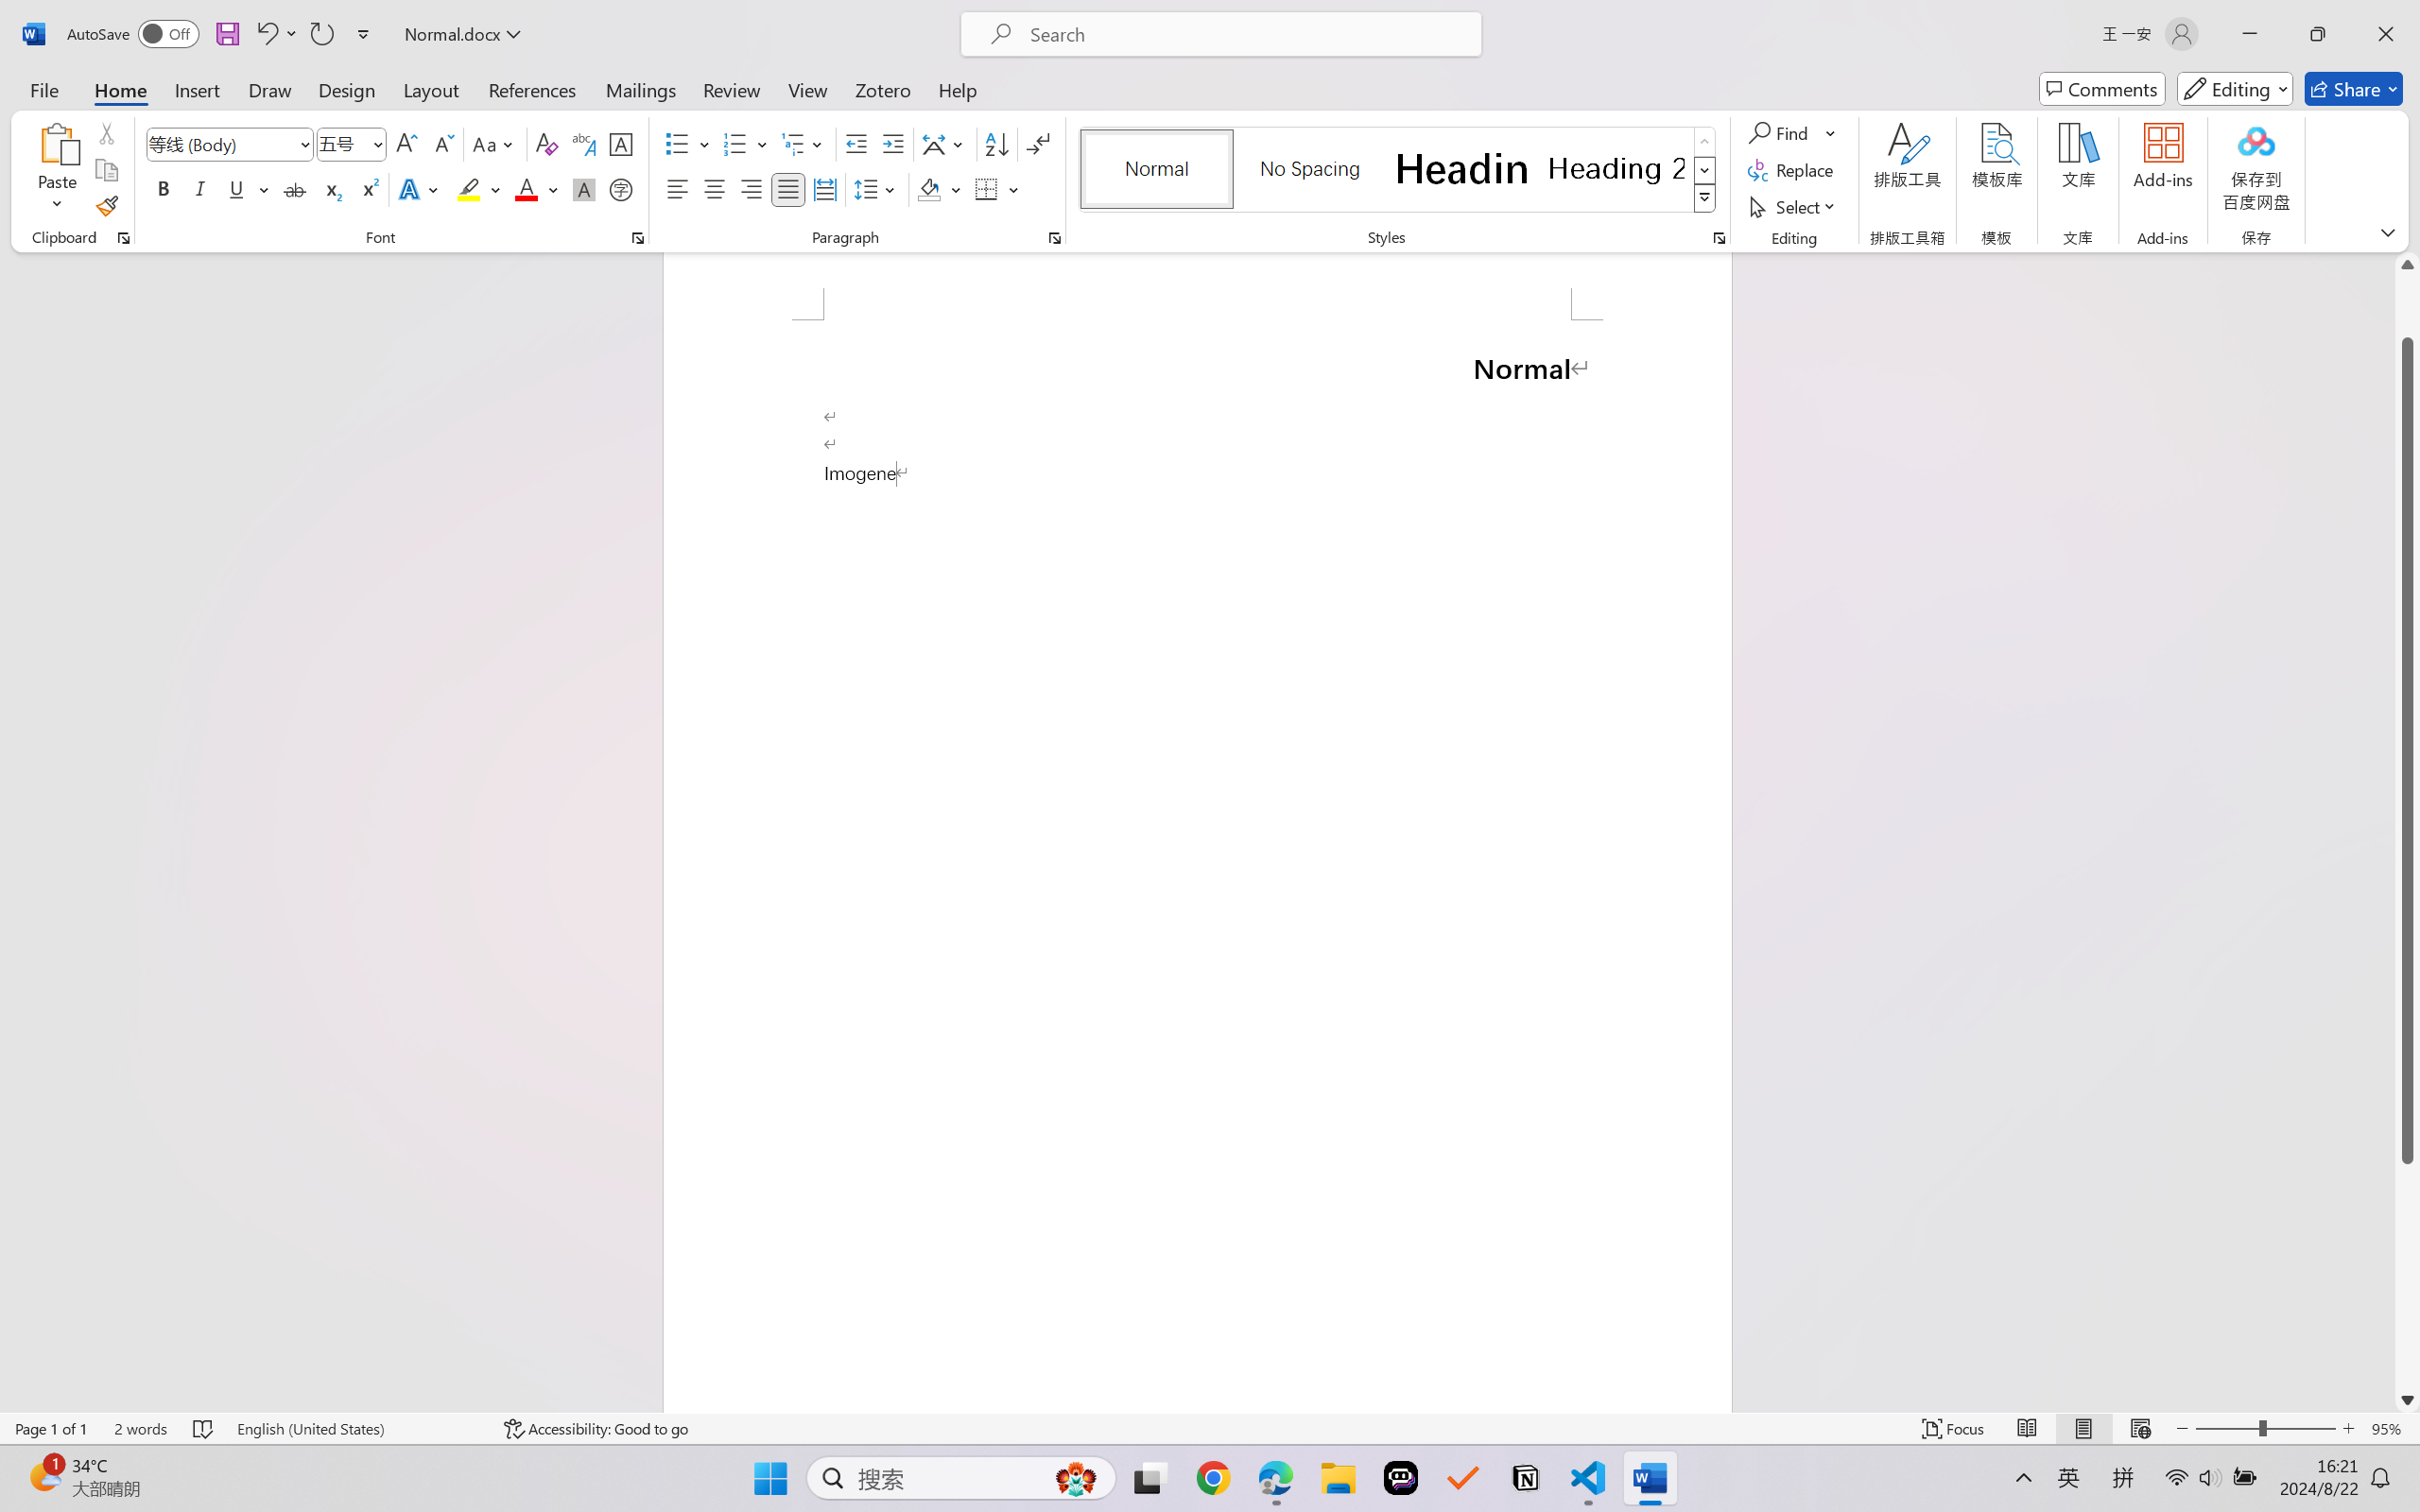  I want to click on 'Font...', so click(637, 237).